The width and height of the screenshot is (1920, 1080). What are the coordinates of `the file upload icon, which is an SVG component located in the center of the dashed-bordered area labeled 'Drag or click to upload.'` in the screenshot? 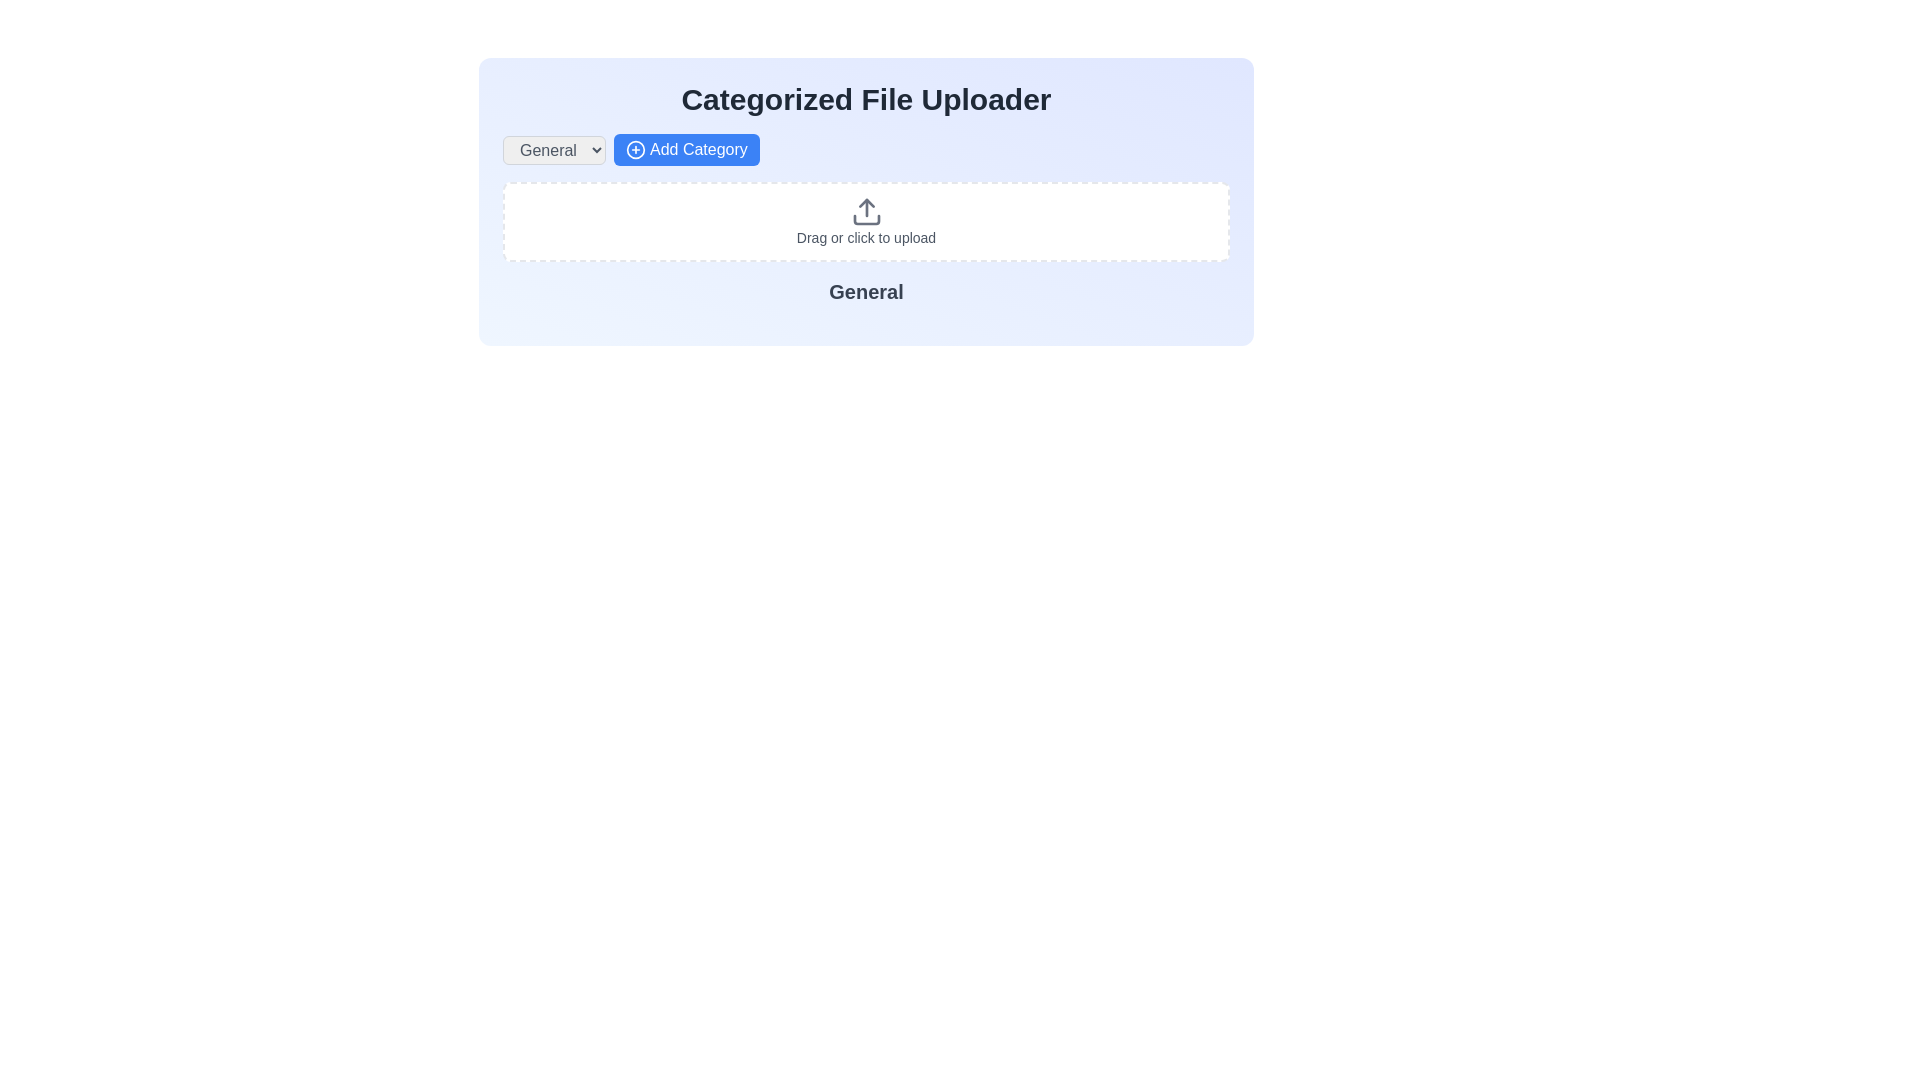 It's located at (866, 212).